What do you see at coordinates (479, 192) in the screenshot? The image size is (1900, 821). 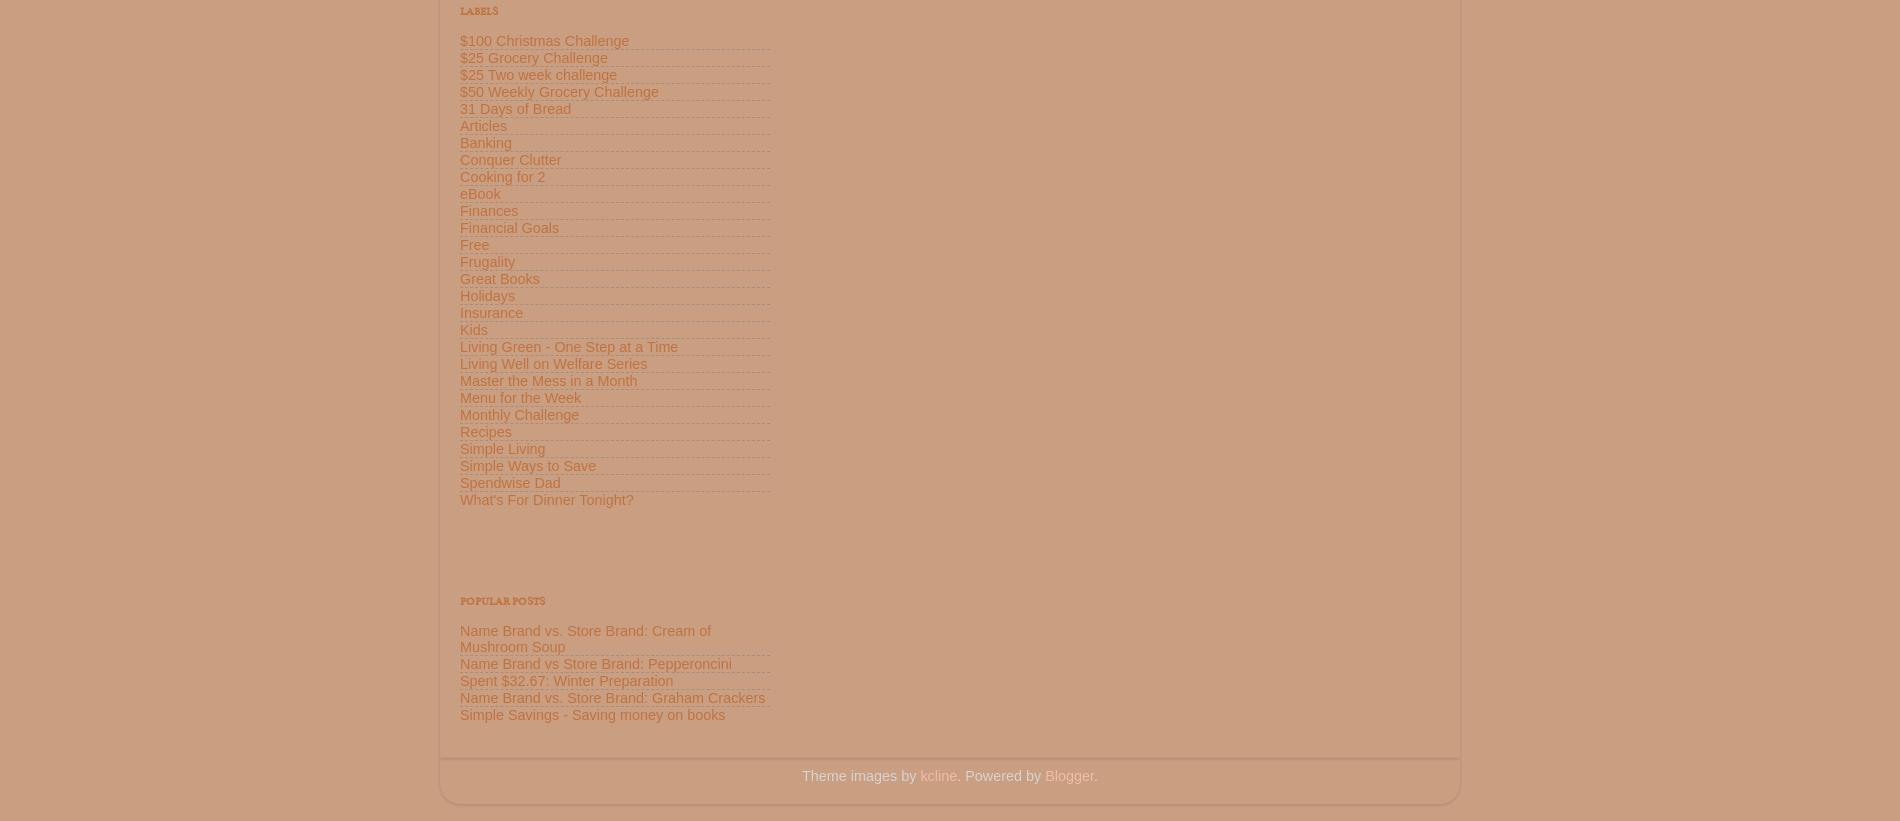 I see `'eBook'` at bounding box center [479, 192].